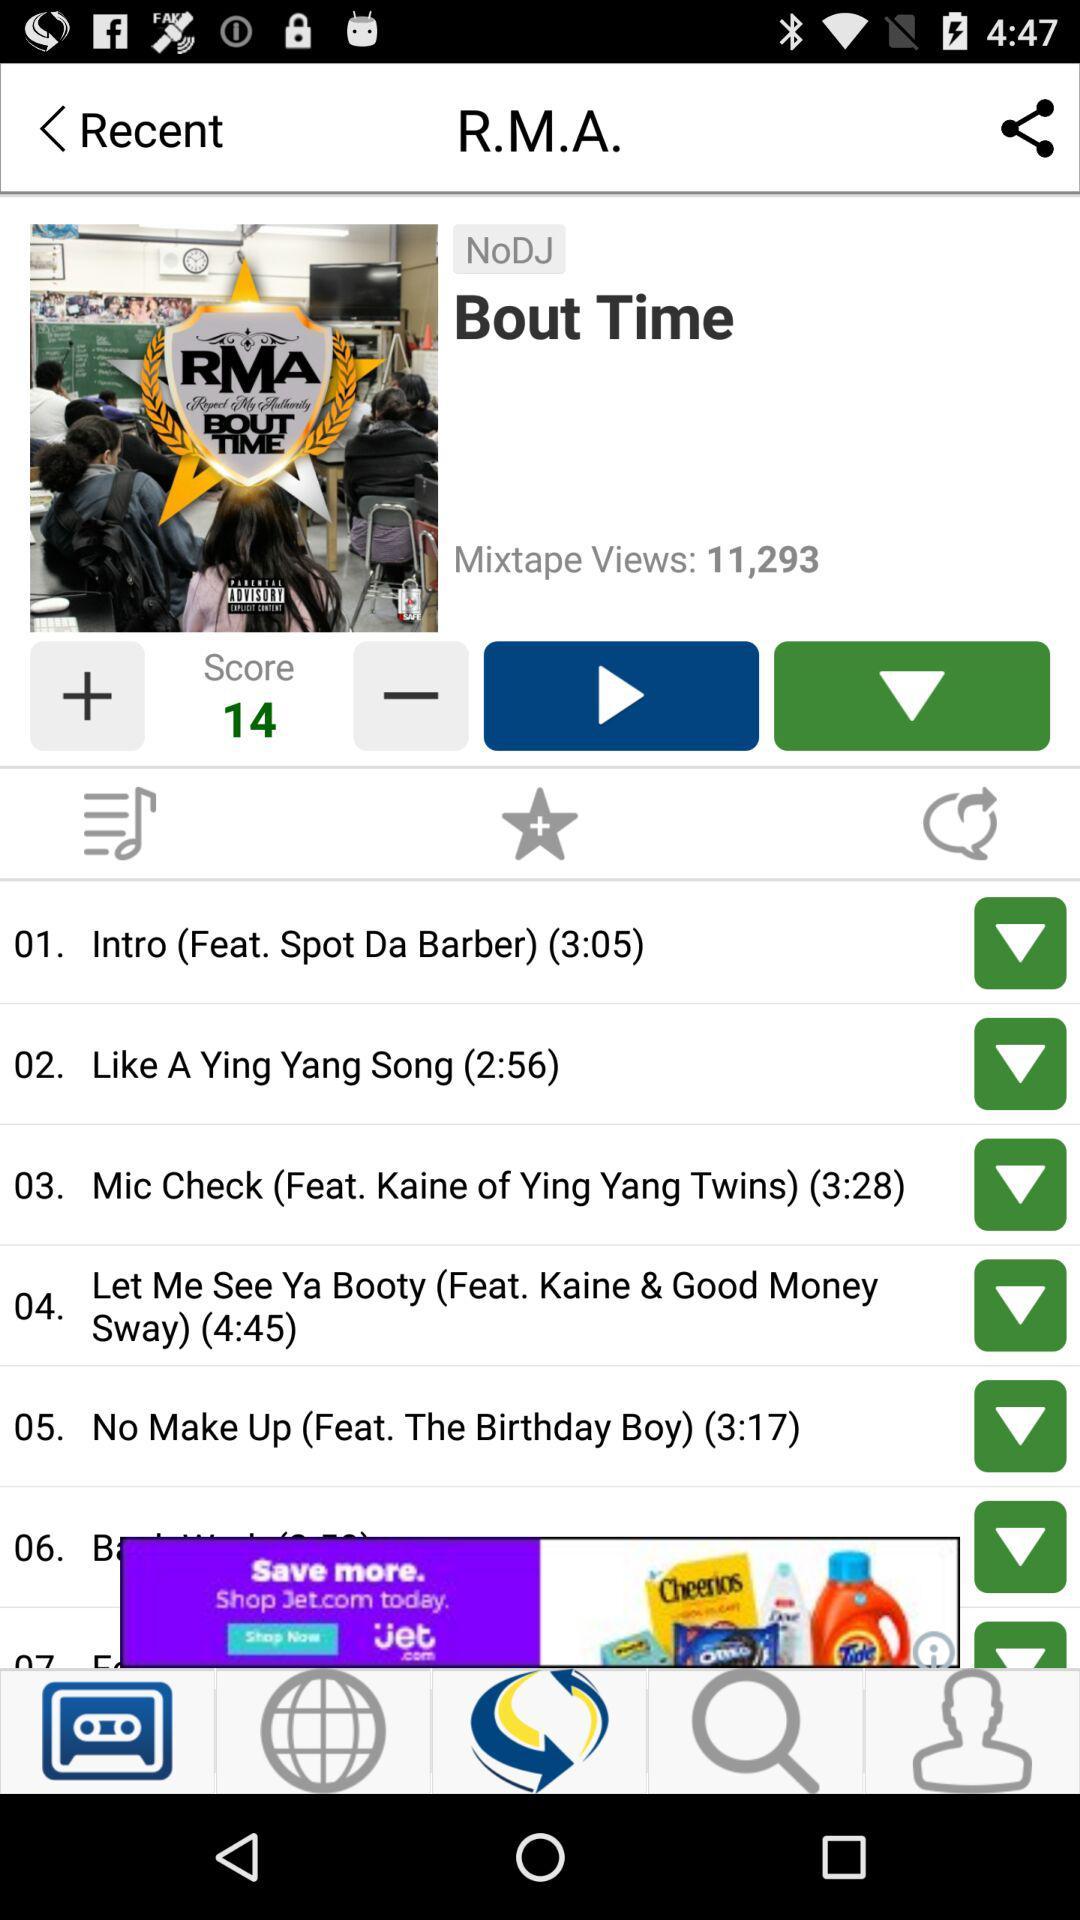  What do you see at coordinates (410, 743) in the screenshot?
I see `the minus icon` at bounding box center [410, 743].